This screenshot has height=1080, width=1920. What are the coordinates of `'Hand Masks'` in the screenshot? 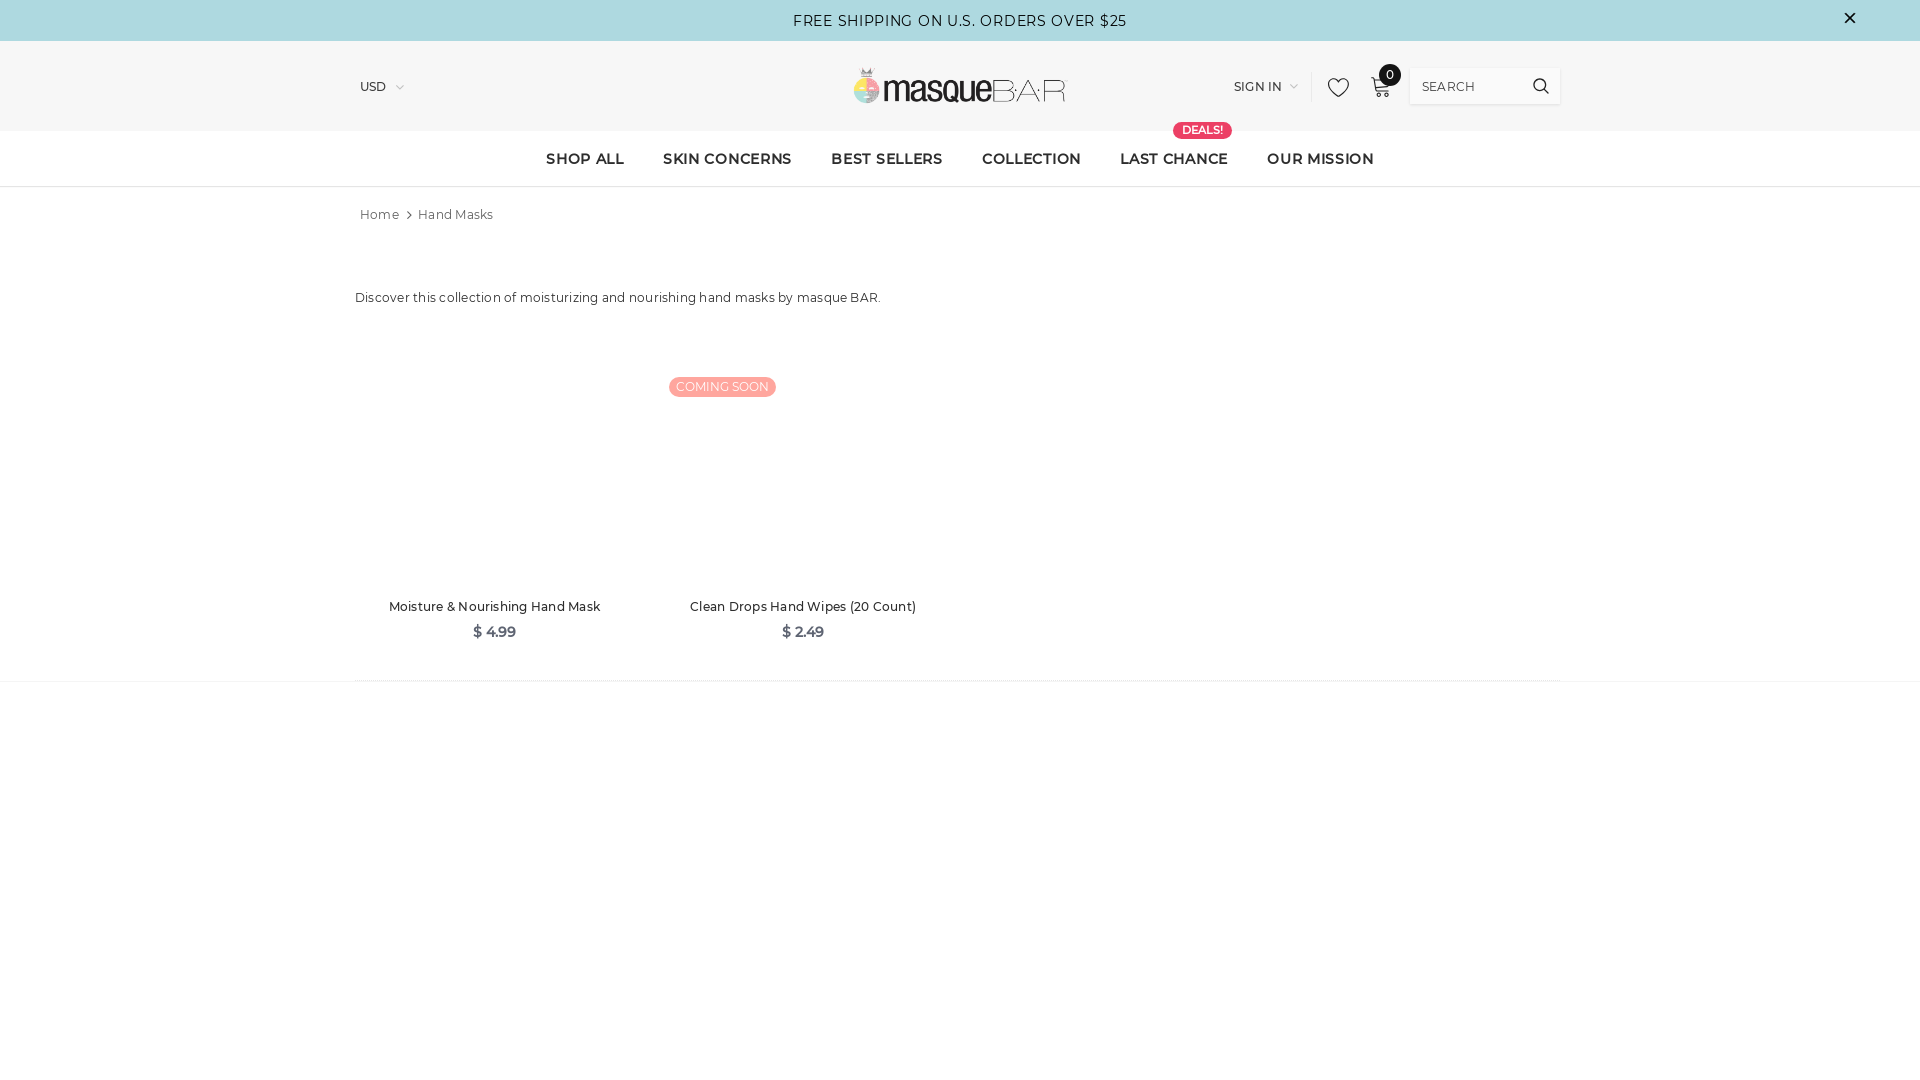 It's located at (454, 214).